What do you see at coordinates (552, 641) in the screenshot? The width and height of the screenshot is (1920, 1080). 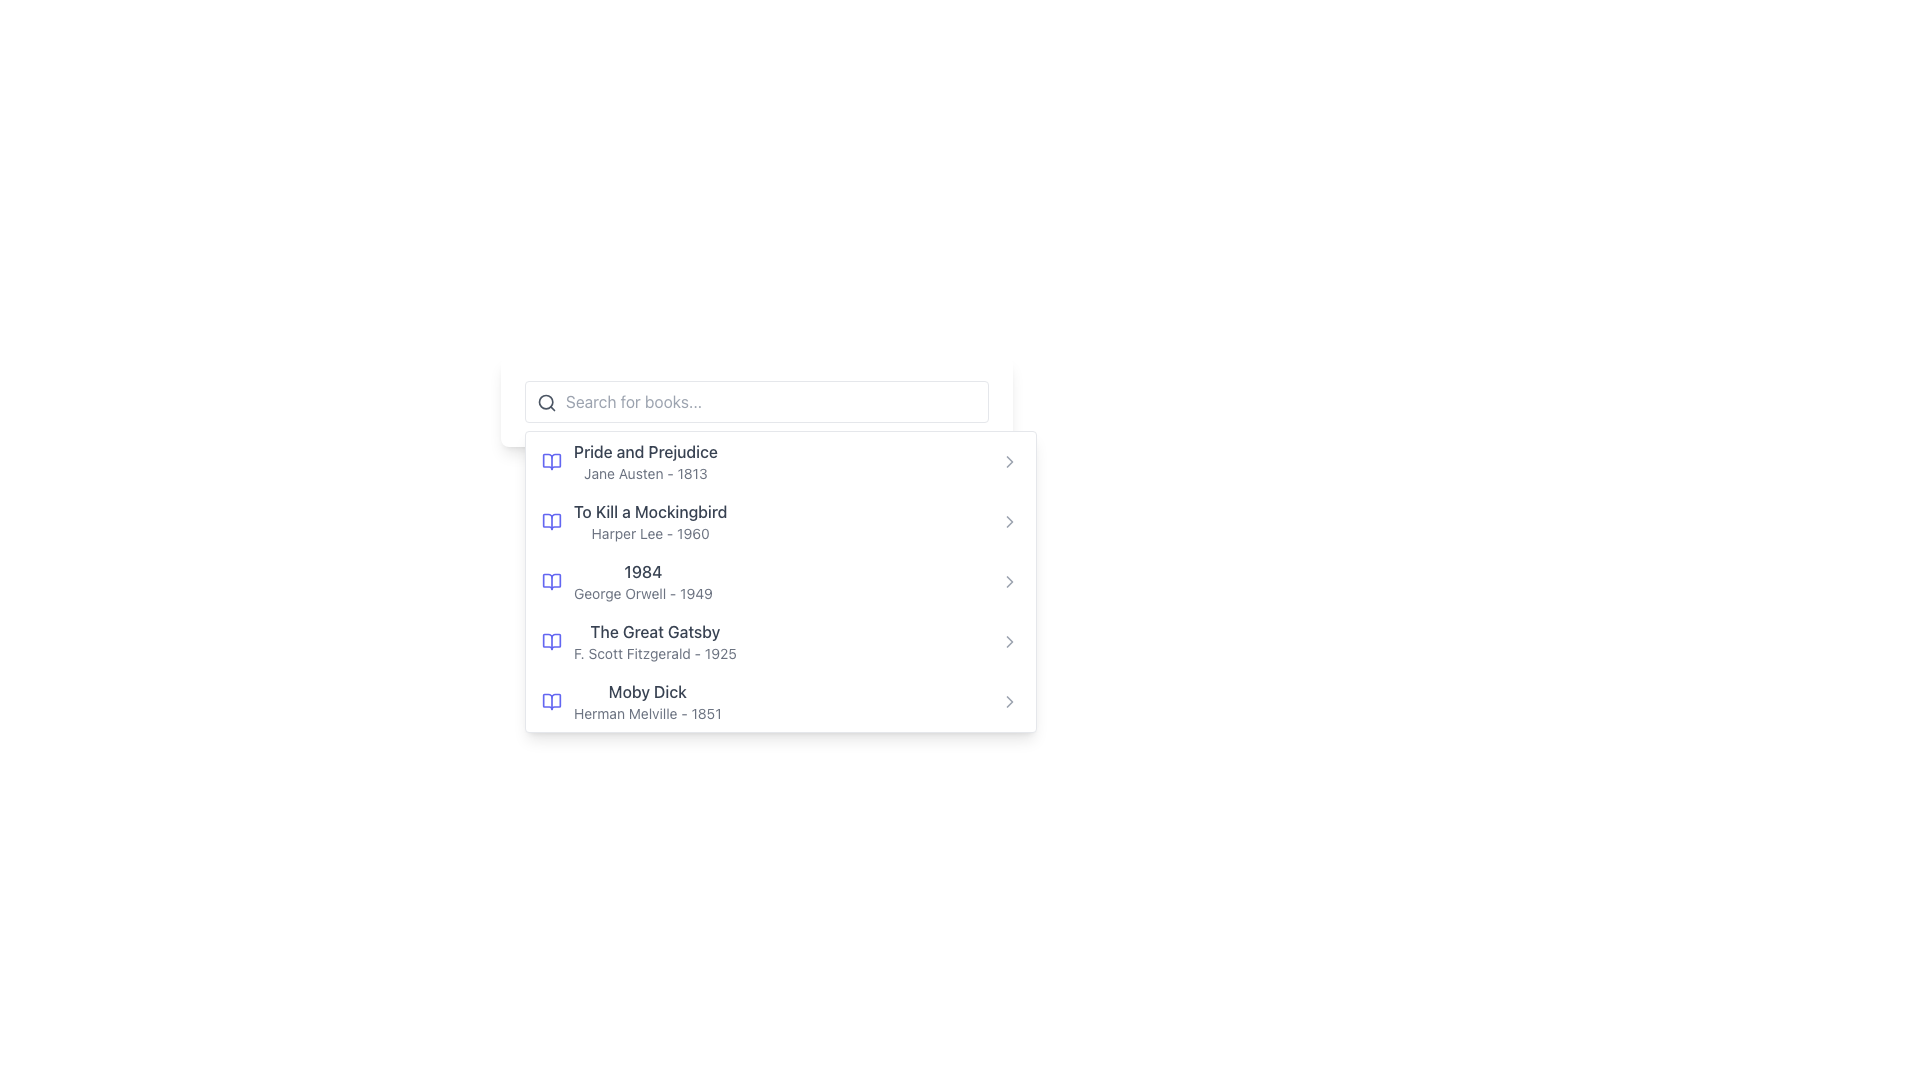 I see `the open book icon styled in blue-indigo, located to the left of the text block 'The Great Gatsby F. Scott Fitzgerald - 1925'` at bounding box center [552, 641].